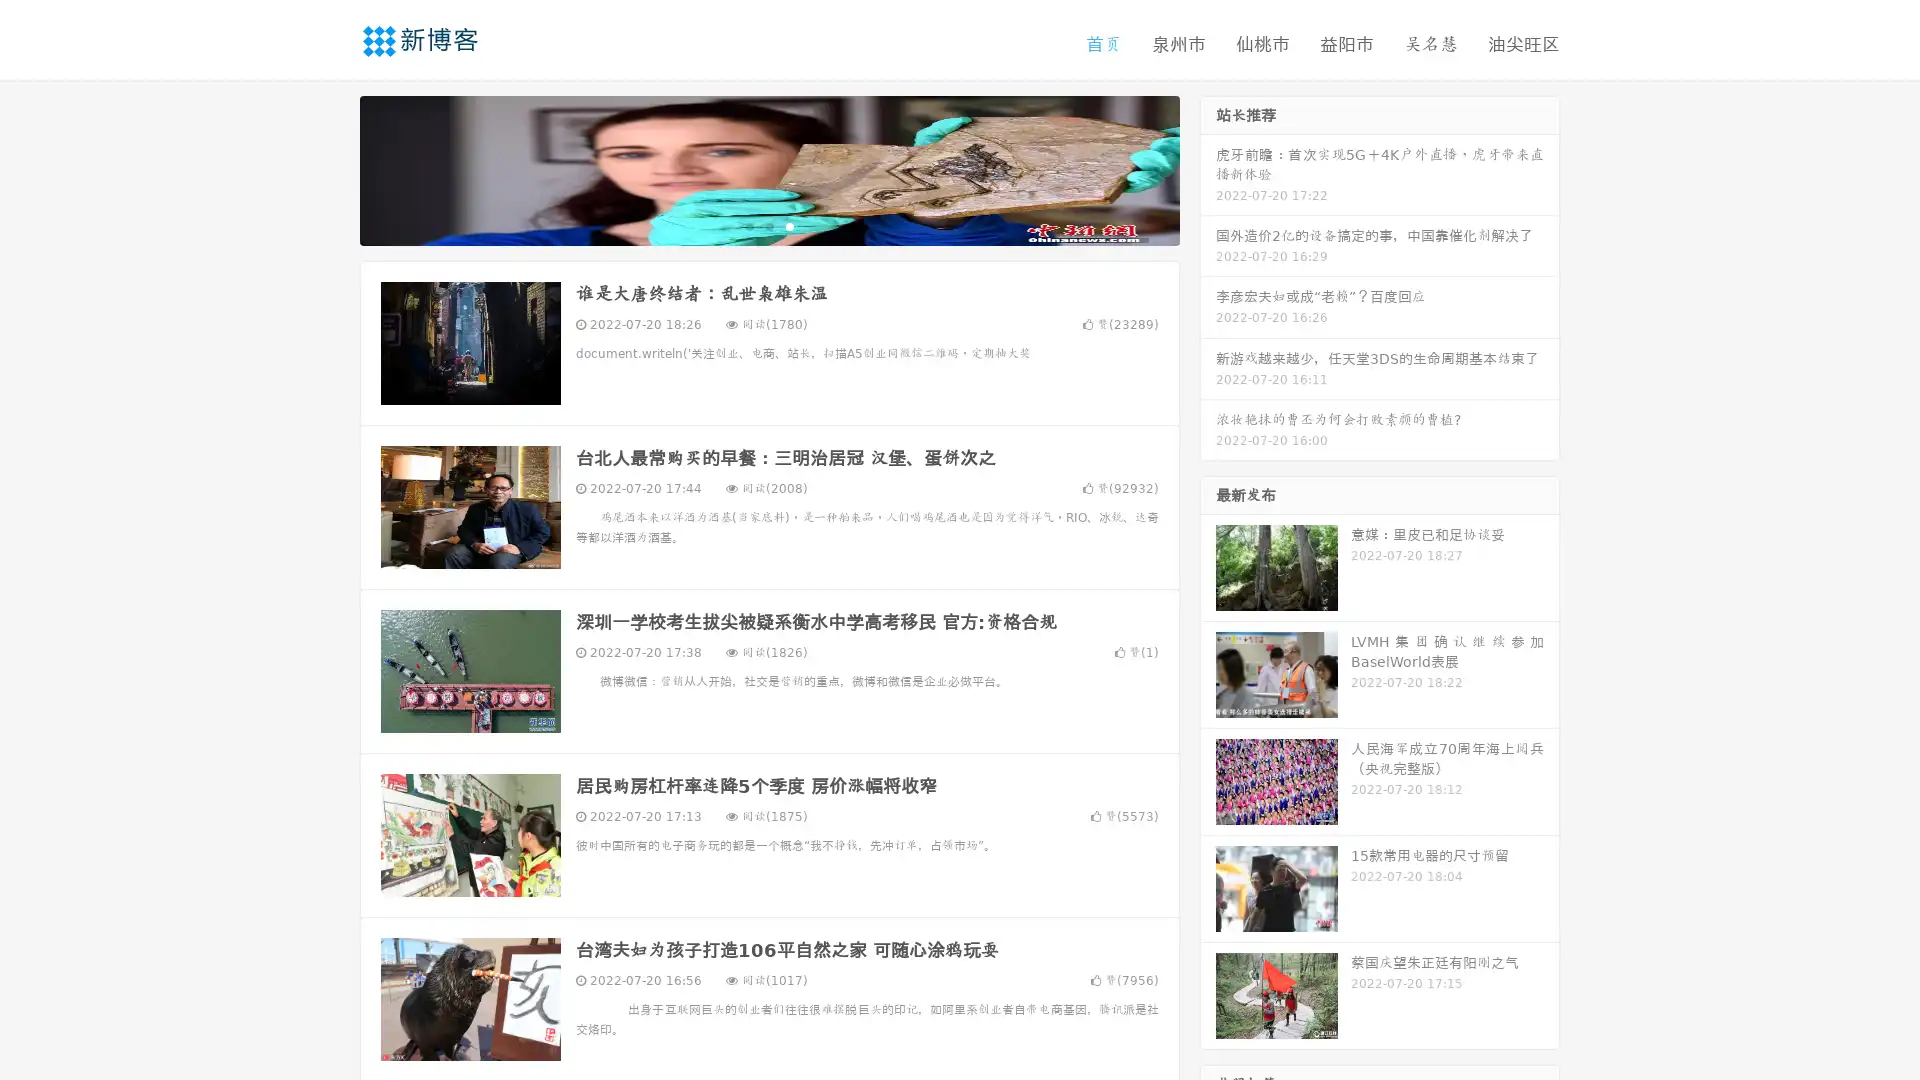 This screenshot has width=1920, height=1080. I want to click on Go to slide 3, so click(789, 225).